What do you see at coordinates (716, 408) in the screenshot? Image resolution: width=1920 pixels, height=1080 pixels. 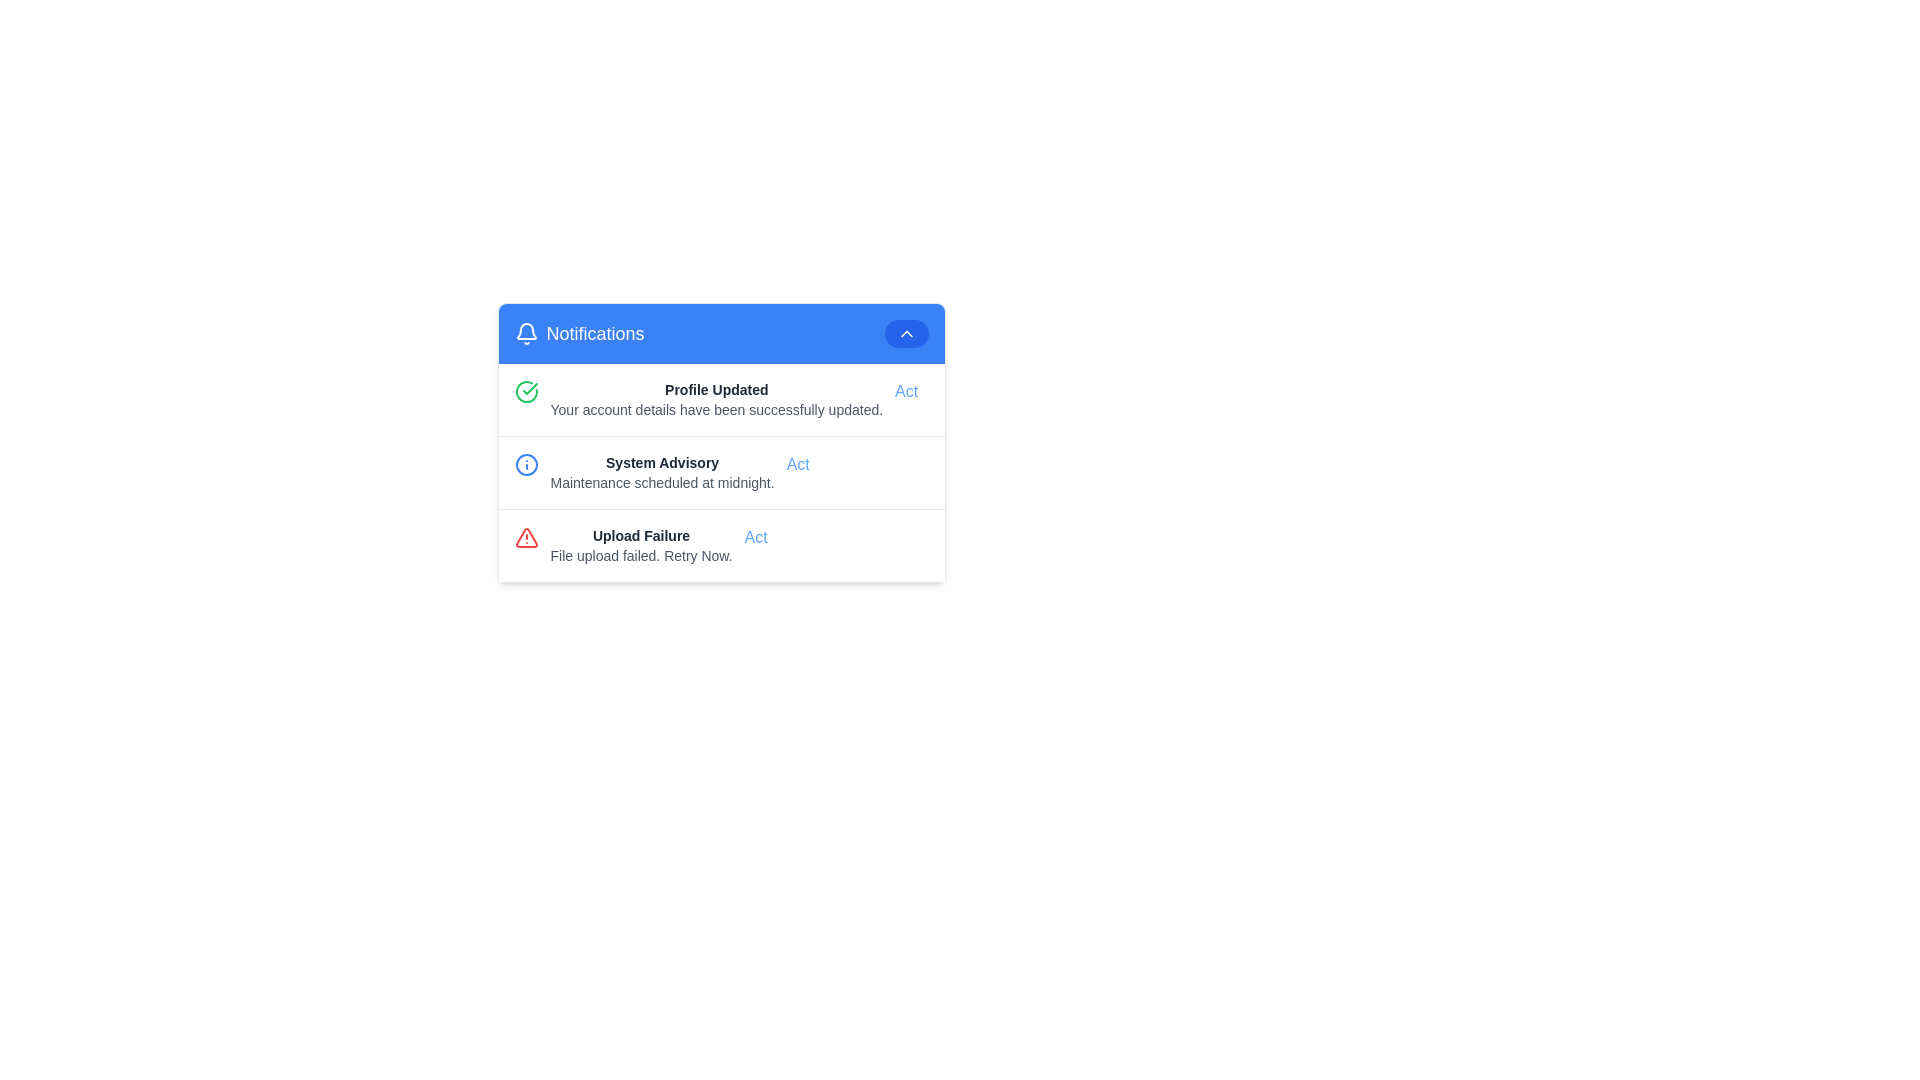 I see `the informational text label that indicates the user's account details were updated successfully, which is located in the Notifications panel below 'Profile Updated'` at bounding box center [716, 408].